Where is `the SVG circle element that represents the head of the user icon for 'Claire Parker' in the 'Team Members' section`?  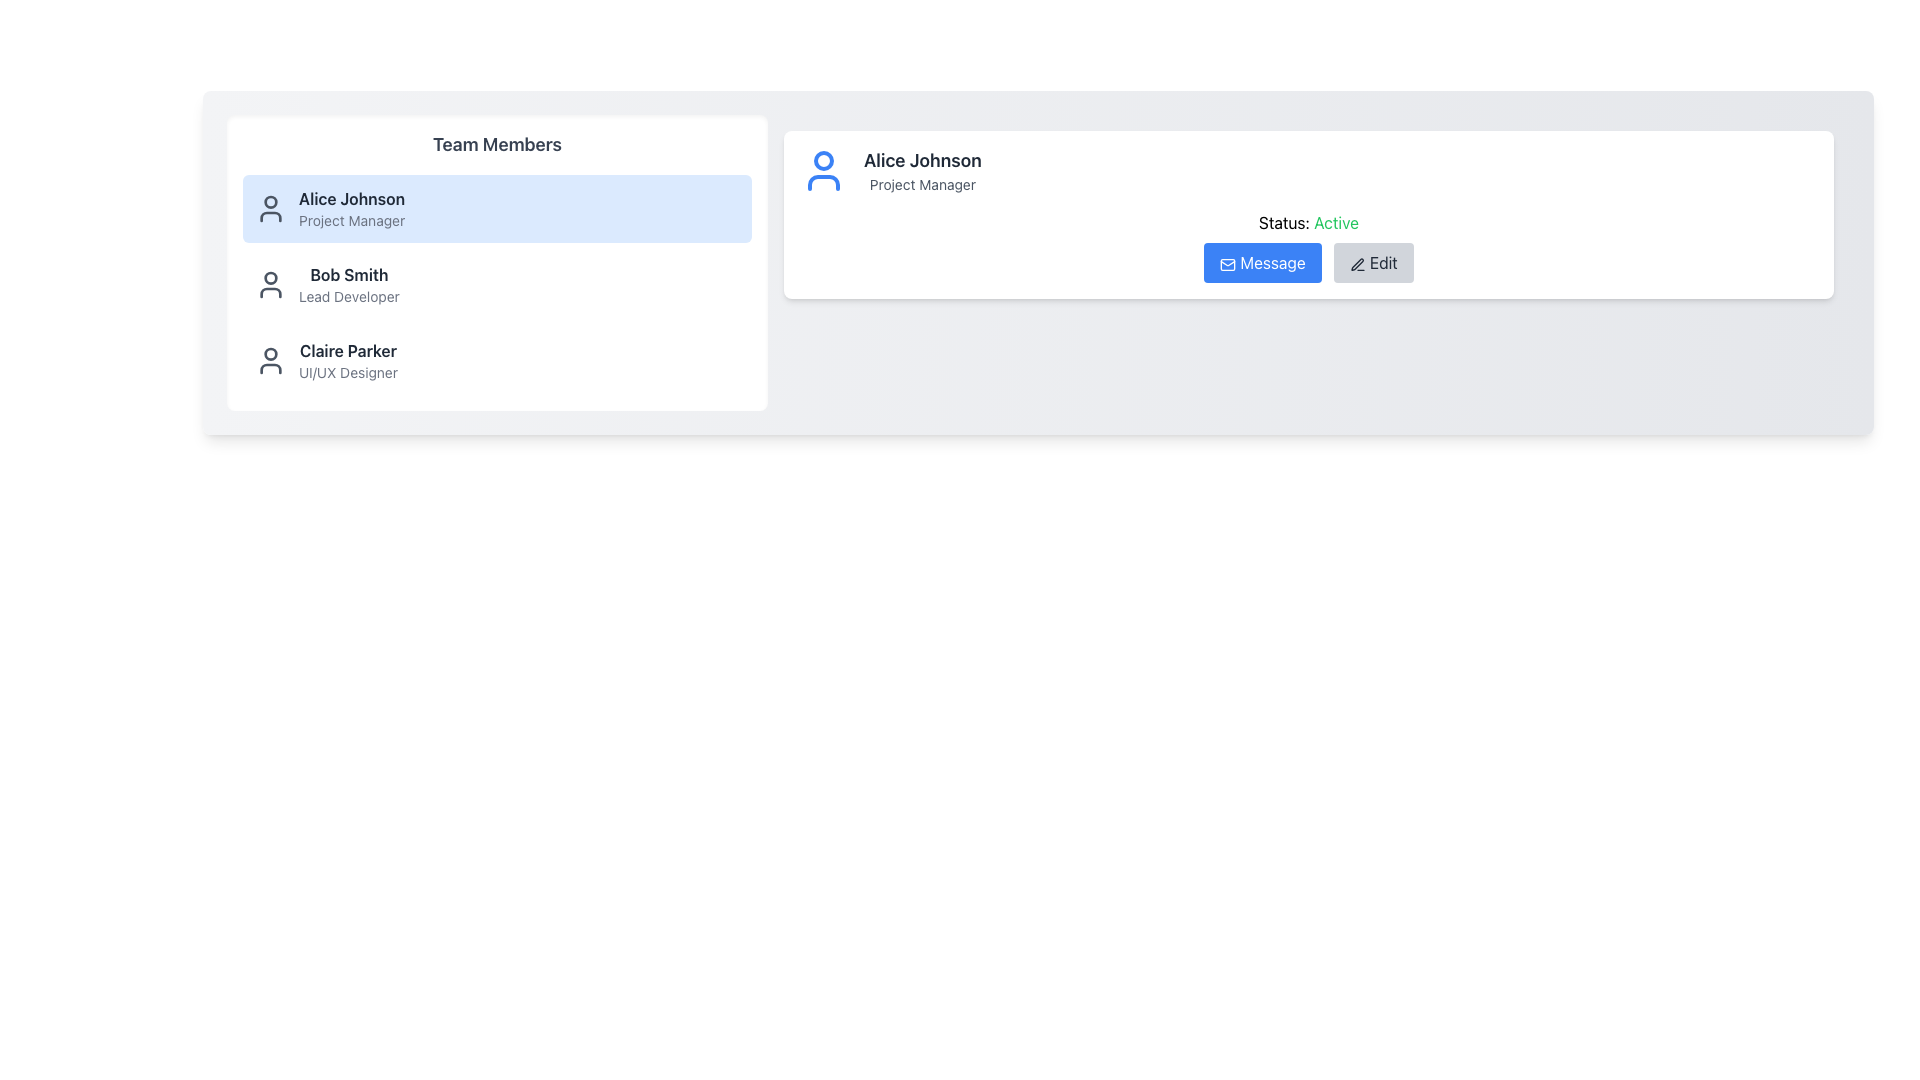 the SVG circle element that represents the head of the user icon for 'Claire Parker' in the 'Team Members' section is located at coordinates (269, 353).